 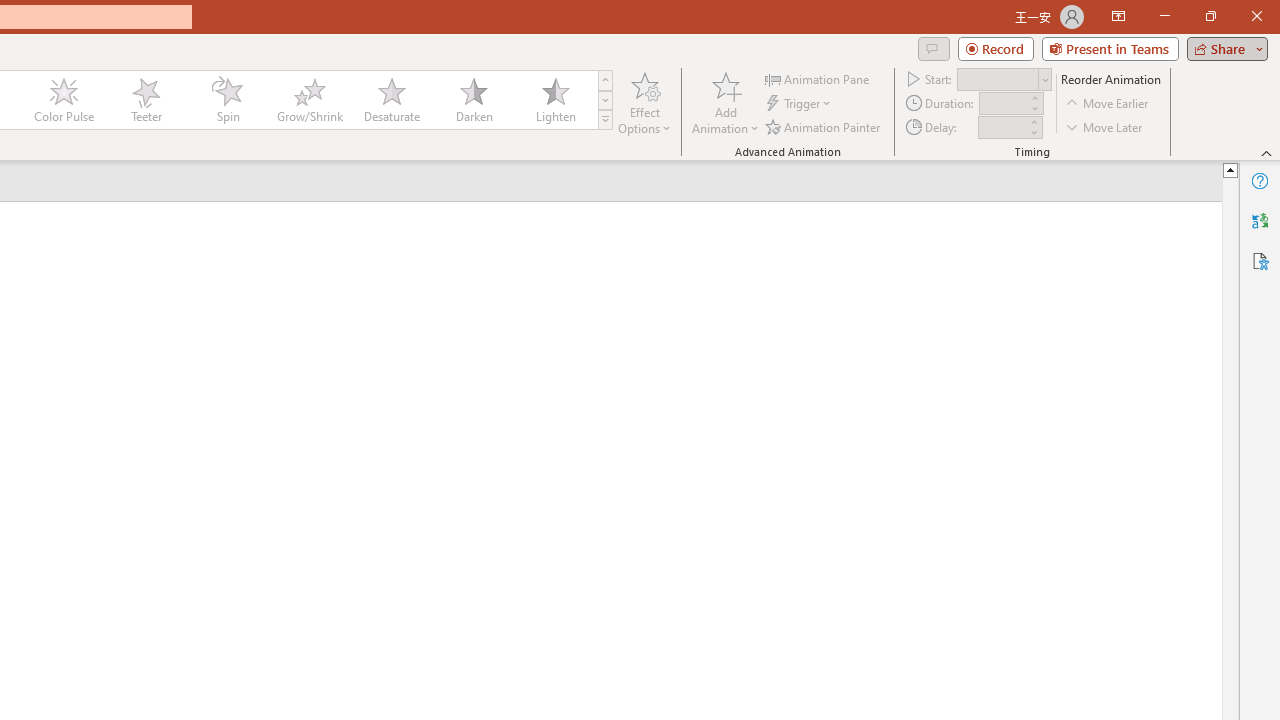 What do you see at coordinates (604, 120) in the screenshot?
I see `'Animation Styles'` at bounding box center [604, 120].